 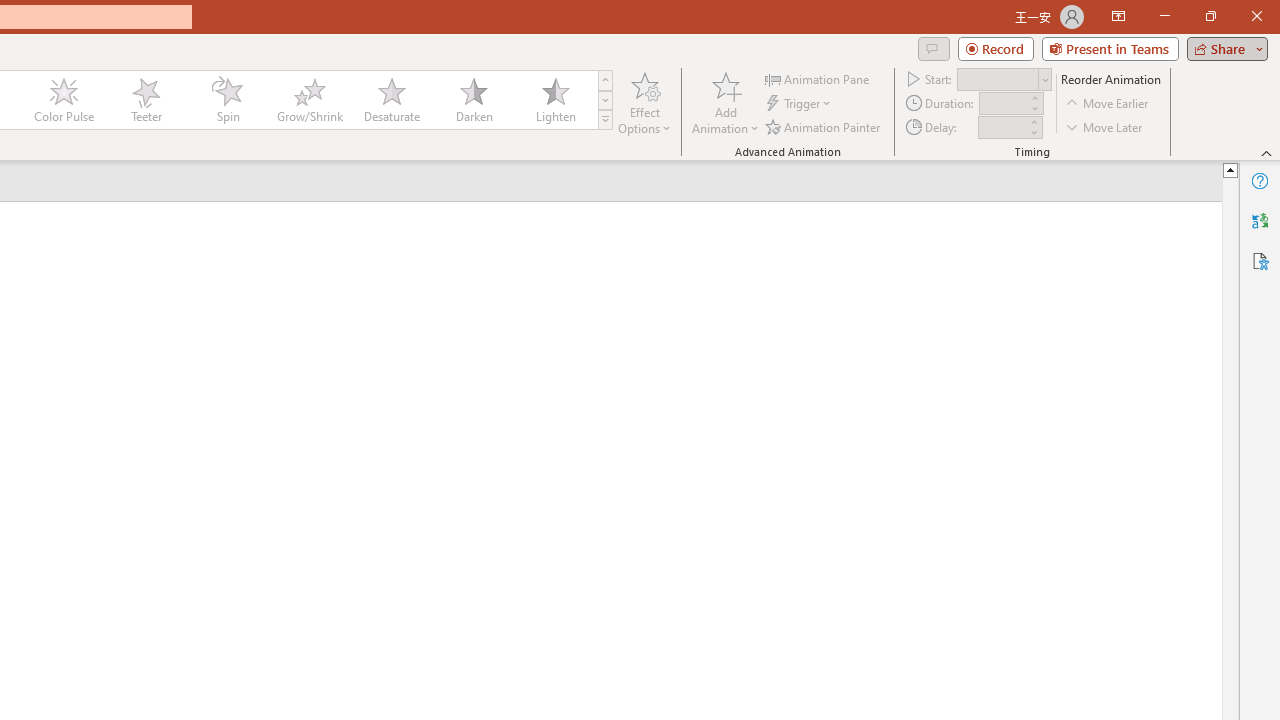 What do you see at coordinates (604, 120) in the screenshot?
I see `'Animation Styles'` at bounding box center [604, 120].